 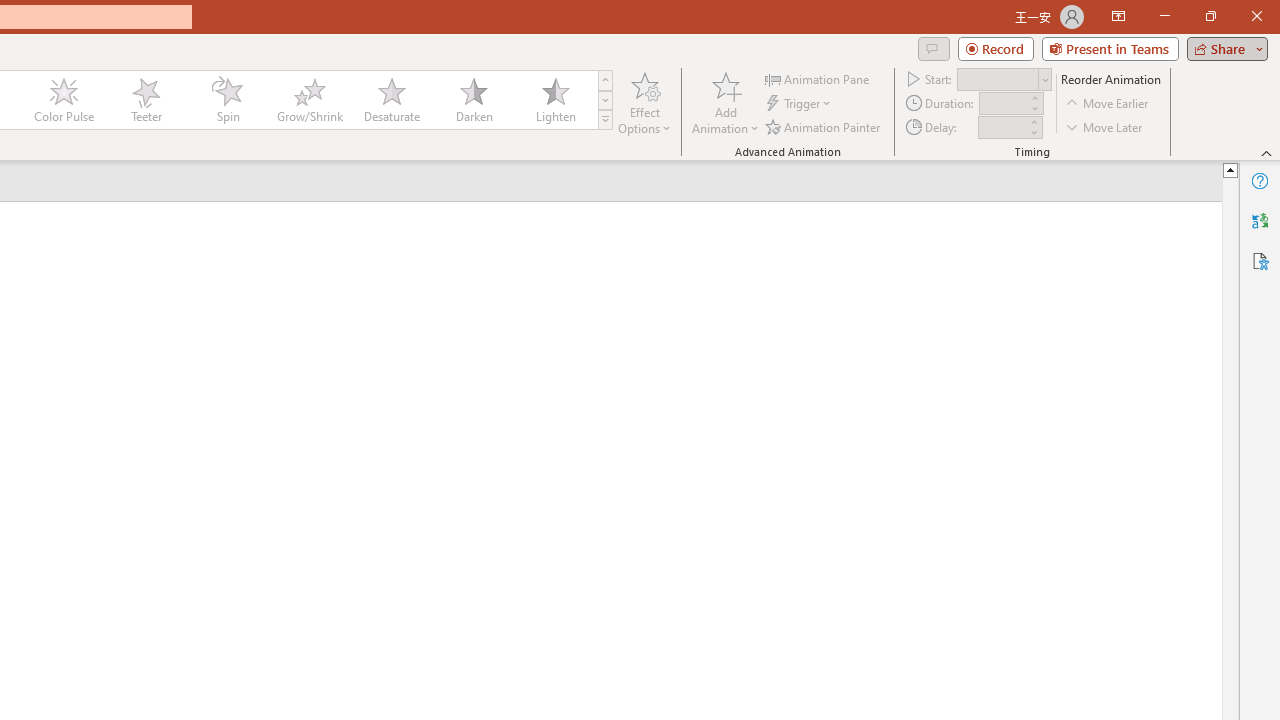 What do you see at coordinates (604, 120) in the screenshot?
I see `'Animation Styles'` at bounding box center [604, 120].